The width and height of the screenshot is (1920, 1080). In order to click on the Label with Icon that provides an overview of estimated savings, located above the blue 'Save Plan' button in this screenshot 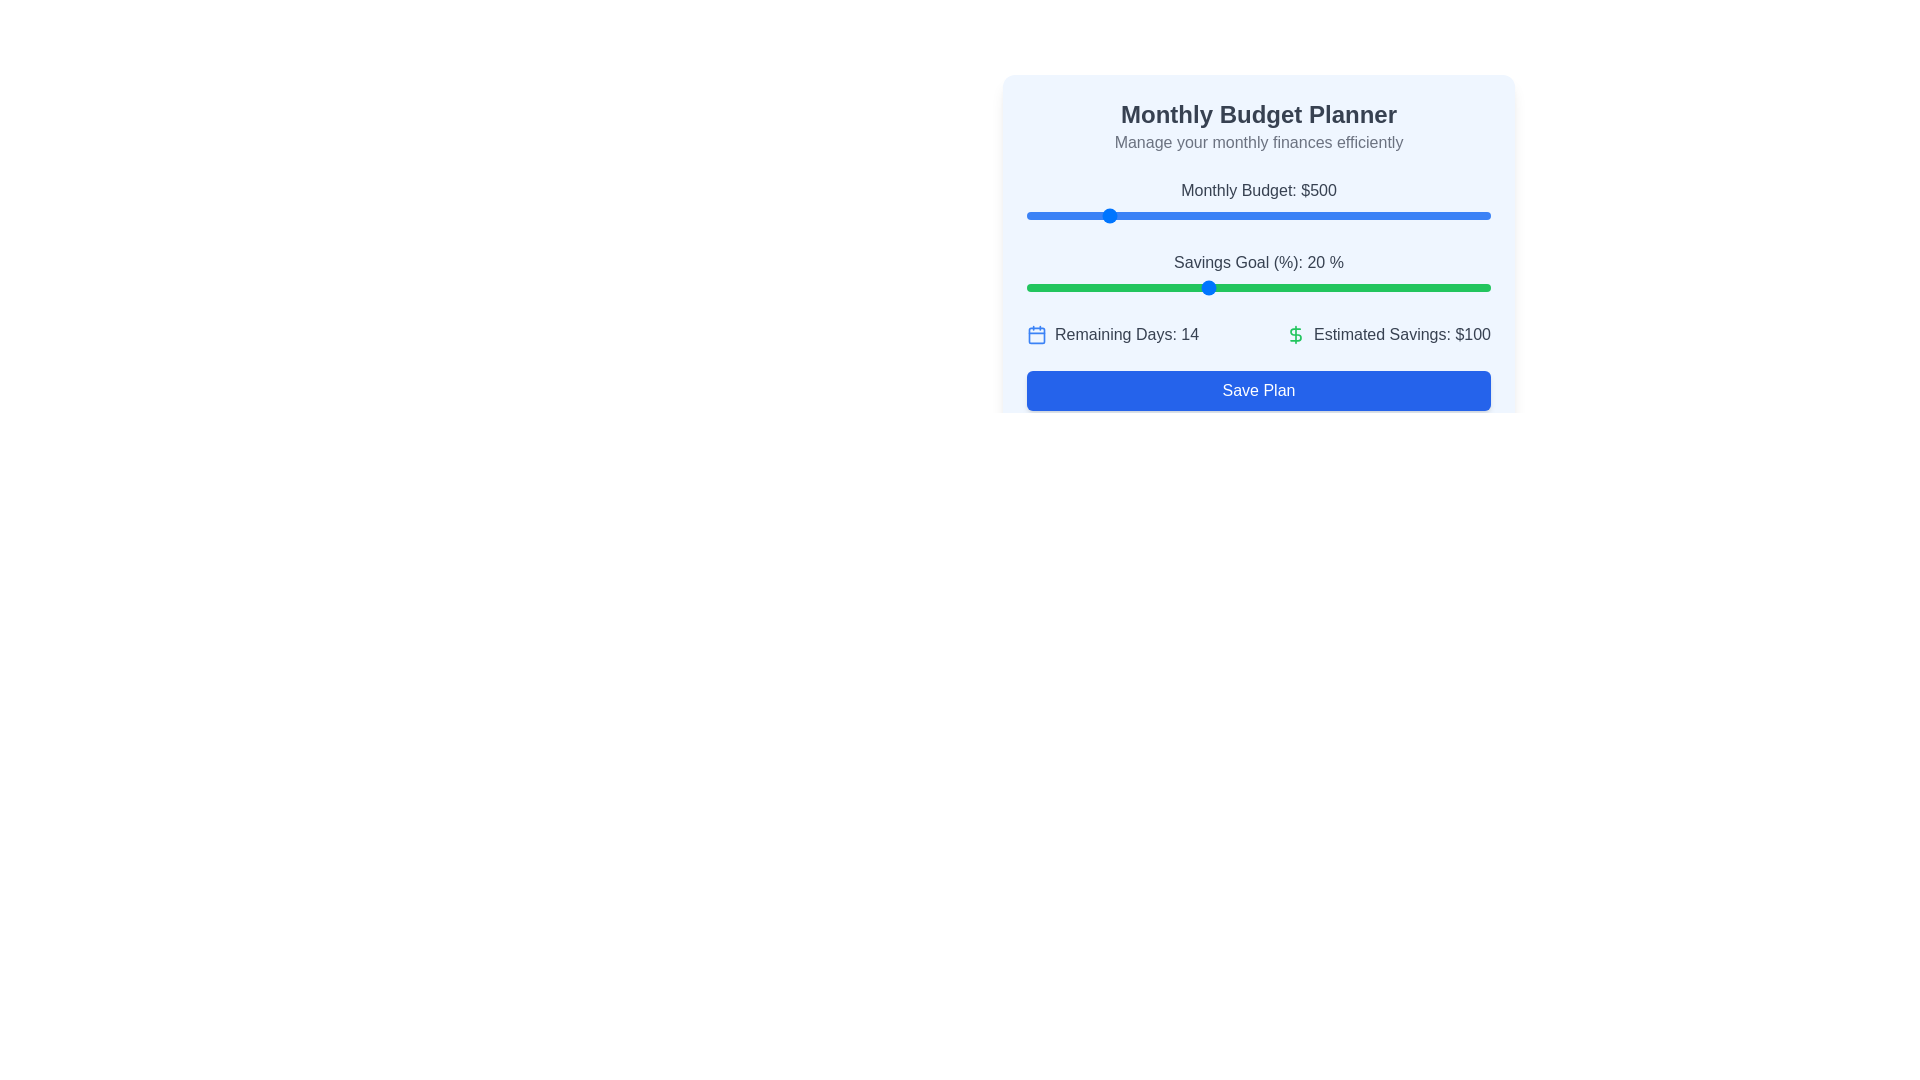, I will do `click(1387, 334)`.